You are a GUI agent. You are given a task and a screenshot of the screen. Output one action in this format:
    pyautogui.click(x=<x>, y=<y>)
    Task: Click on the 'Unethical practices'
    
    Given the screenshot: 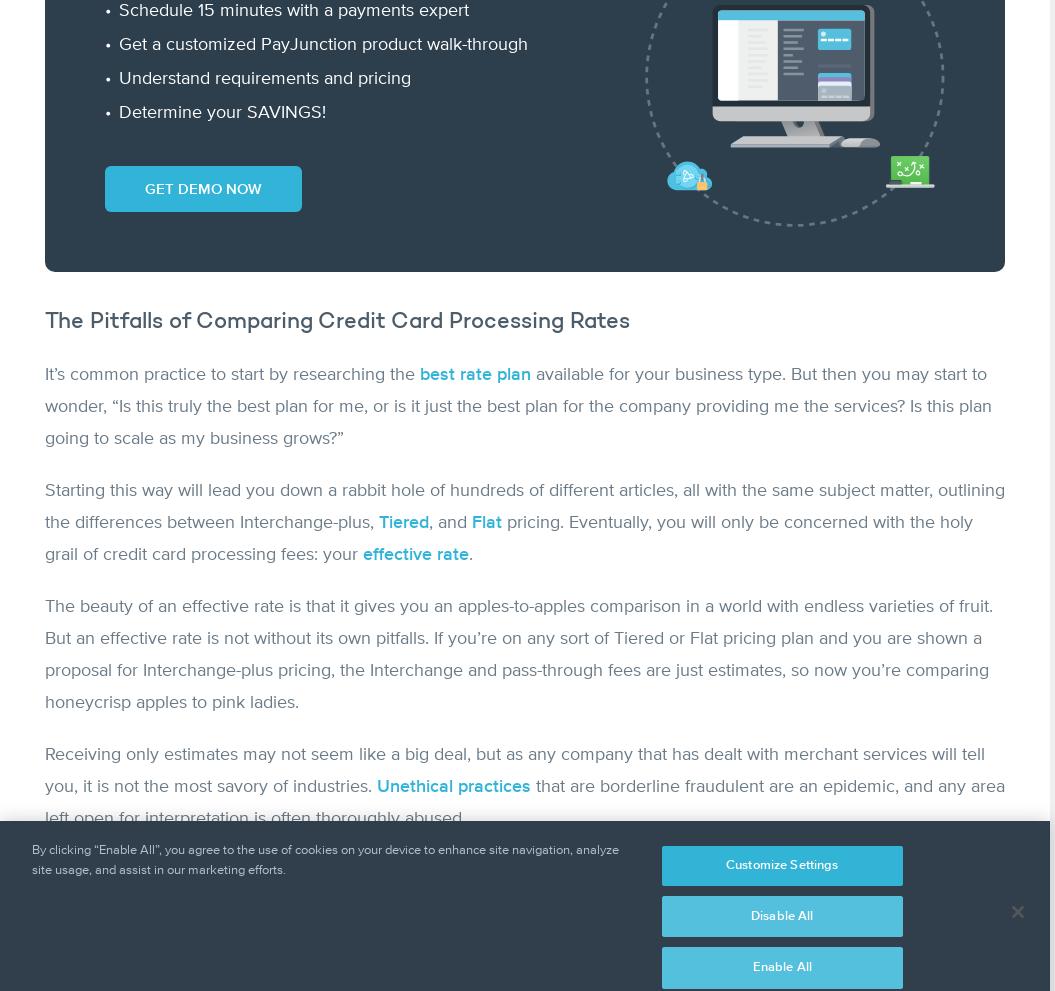 What is the action you would take?
    pyautogui.click(x=452, y=785)
    